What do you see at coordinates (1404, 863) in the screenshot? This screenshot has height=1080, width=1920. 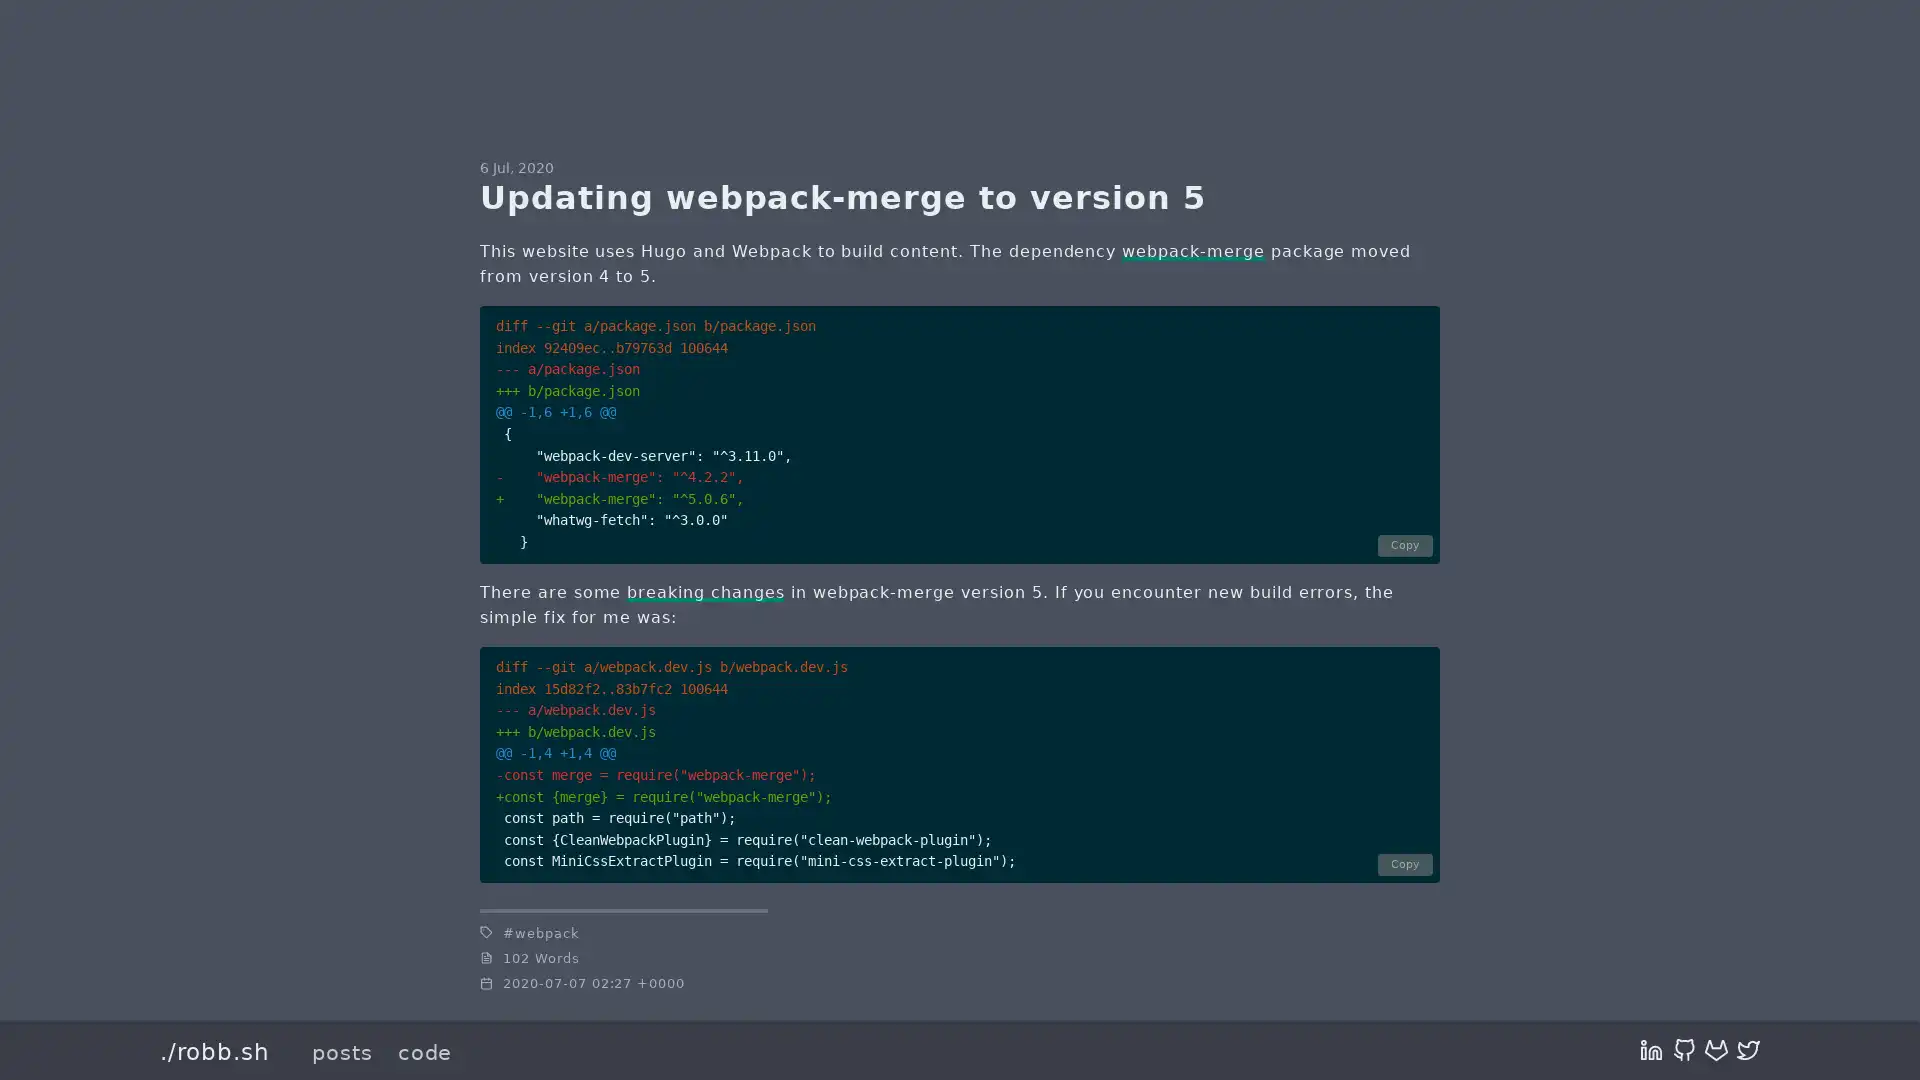 I see `Copy` at bounding box center [1404, 863].